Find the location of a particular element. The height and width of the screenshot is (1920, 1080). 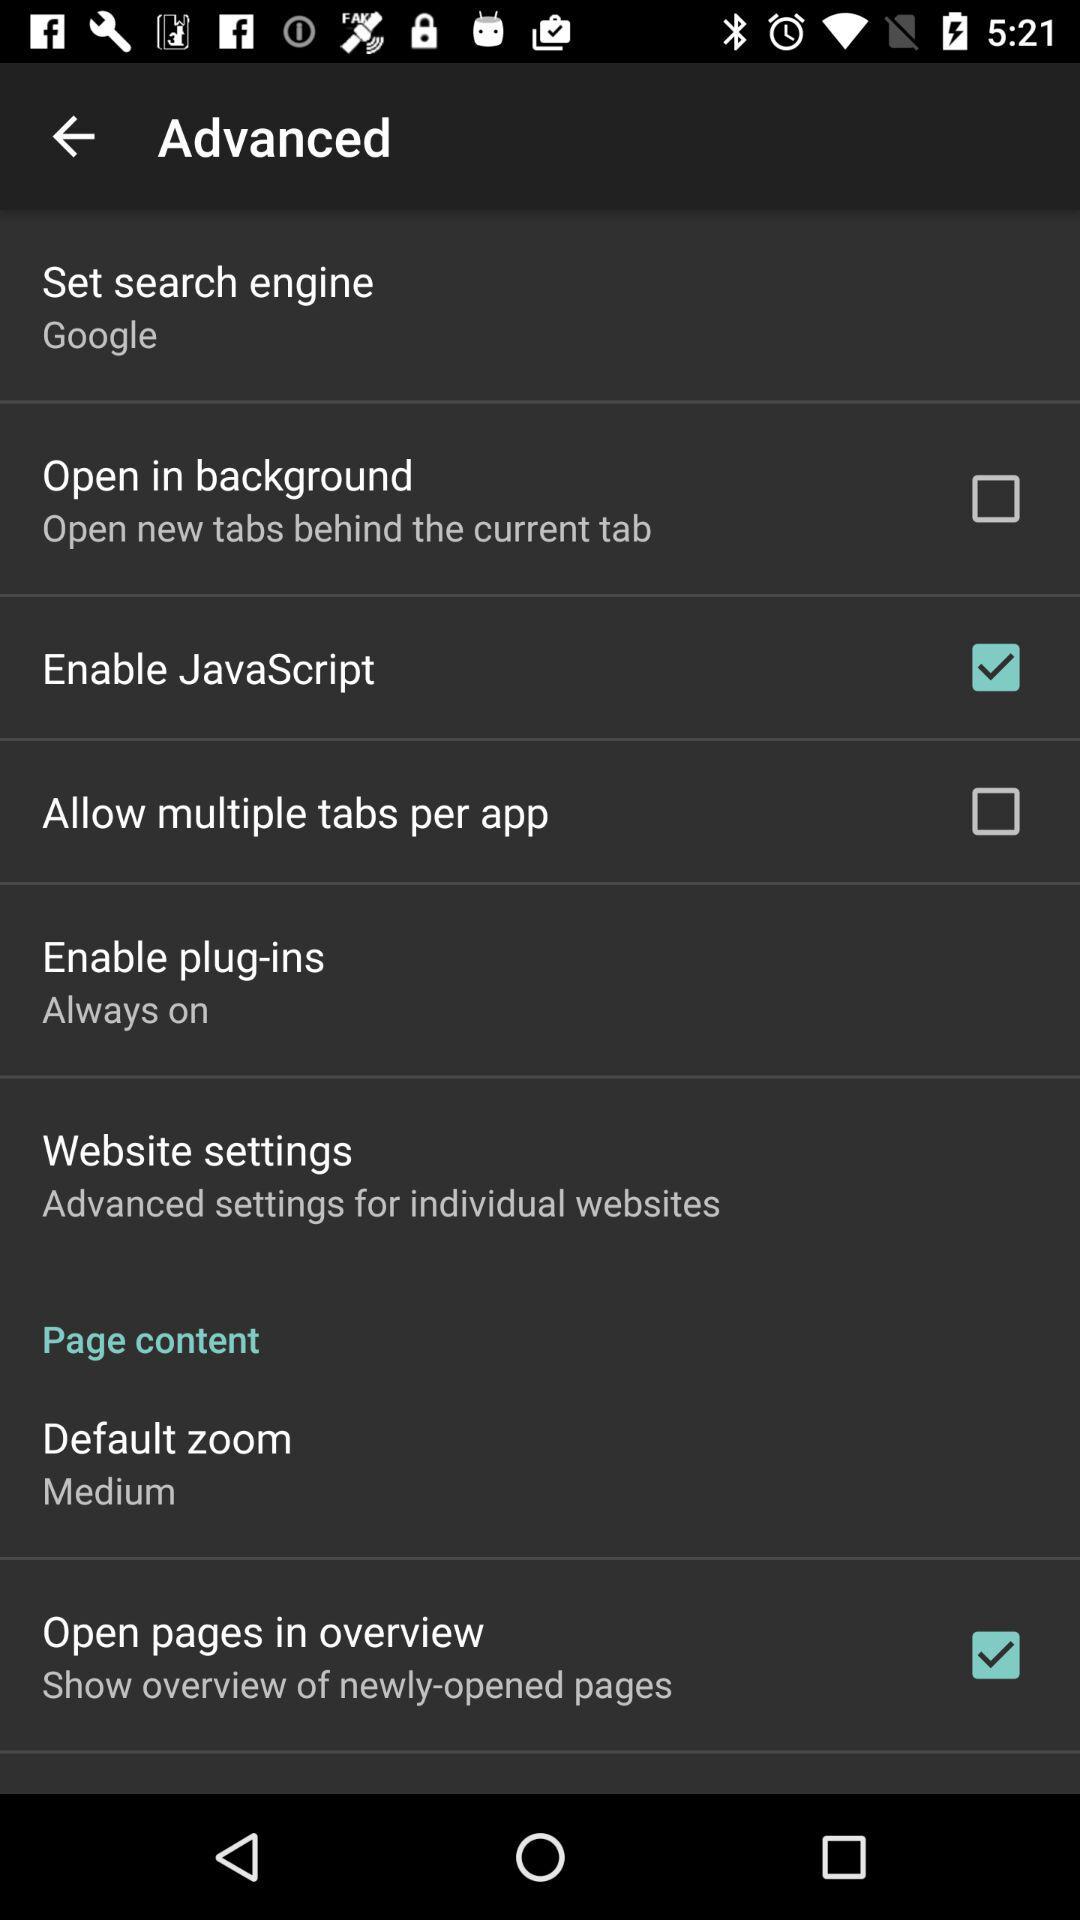

show overview of item is located at coordinates (356, 1682).